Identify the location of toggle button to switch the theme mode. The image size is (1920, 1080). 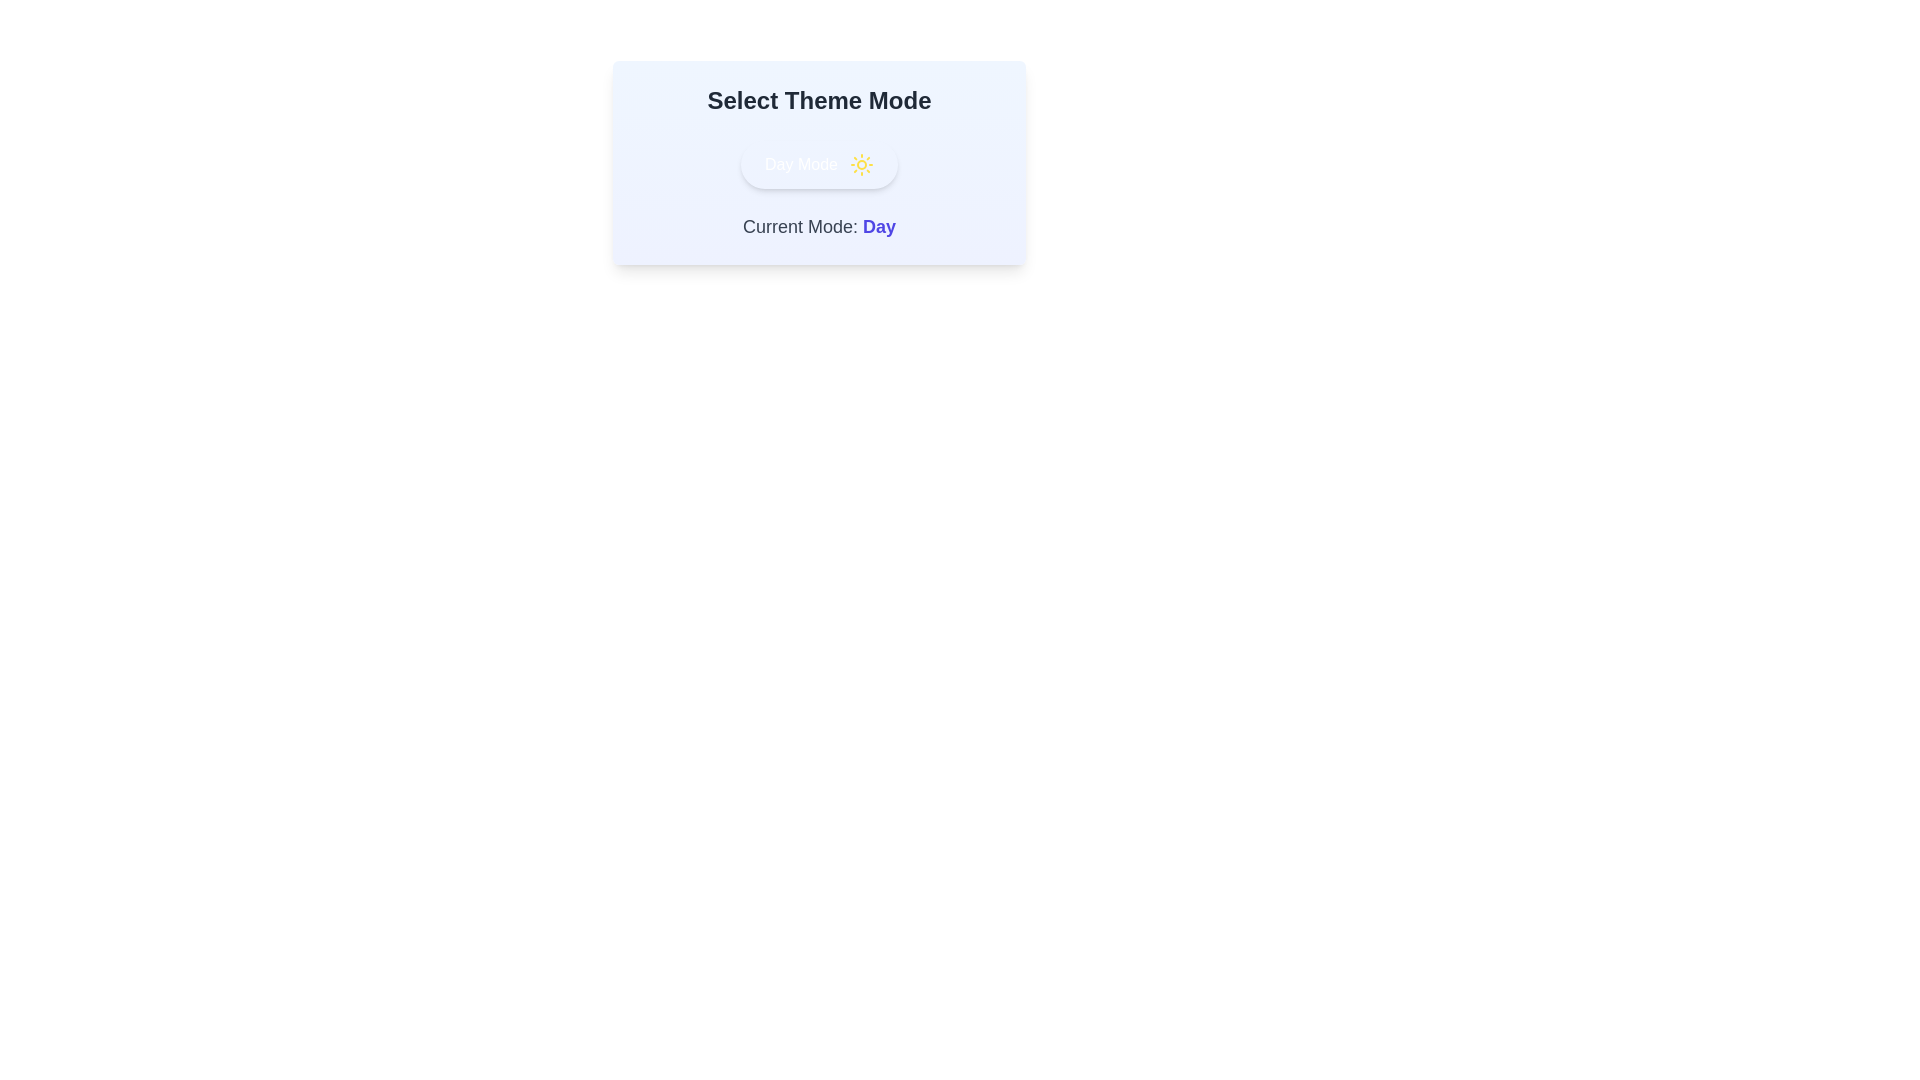
(819, 164).